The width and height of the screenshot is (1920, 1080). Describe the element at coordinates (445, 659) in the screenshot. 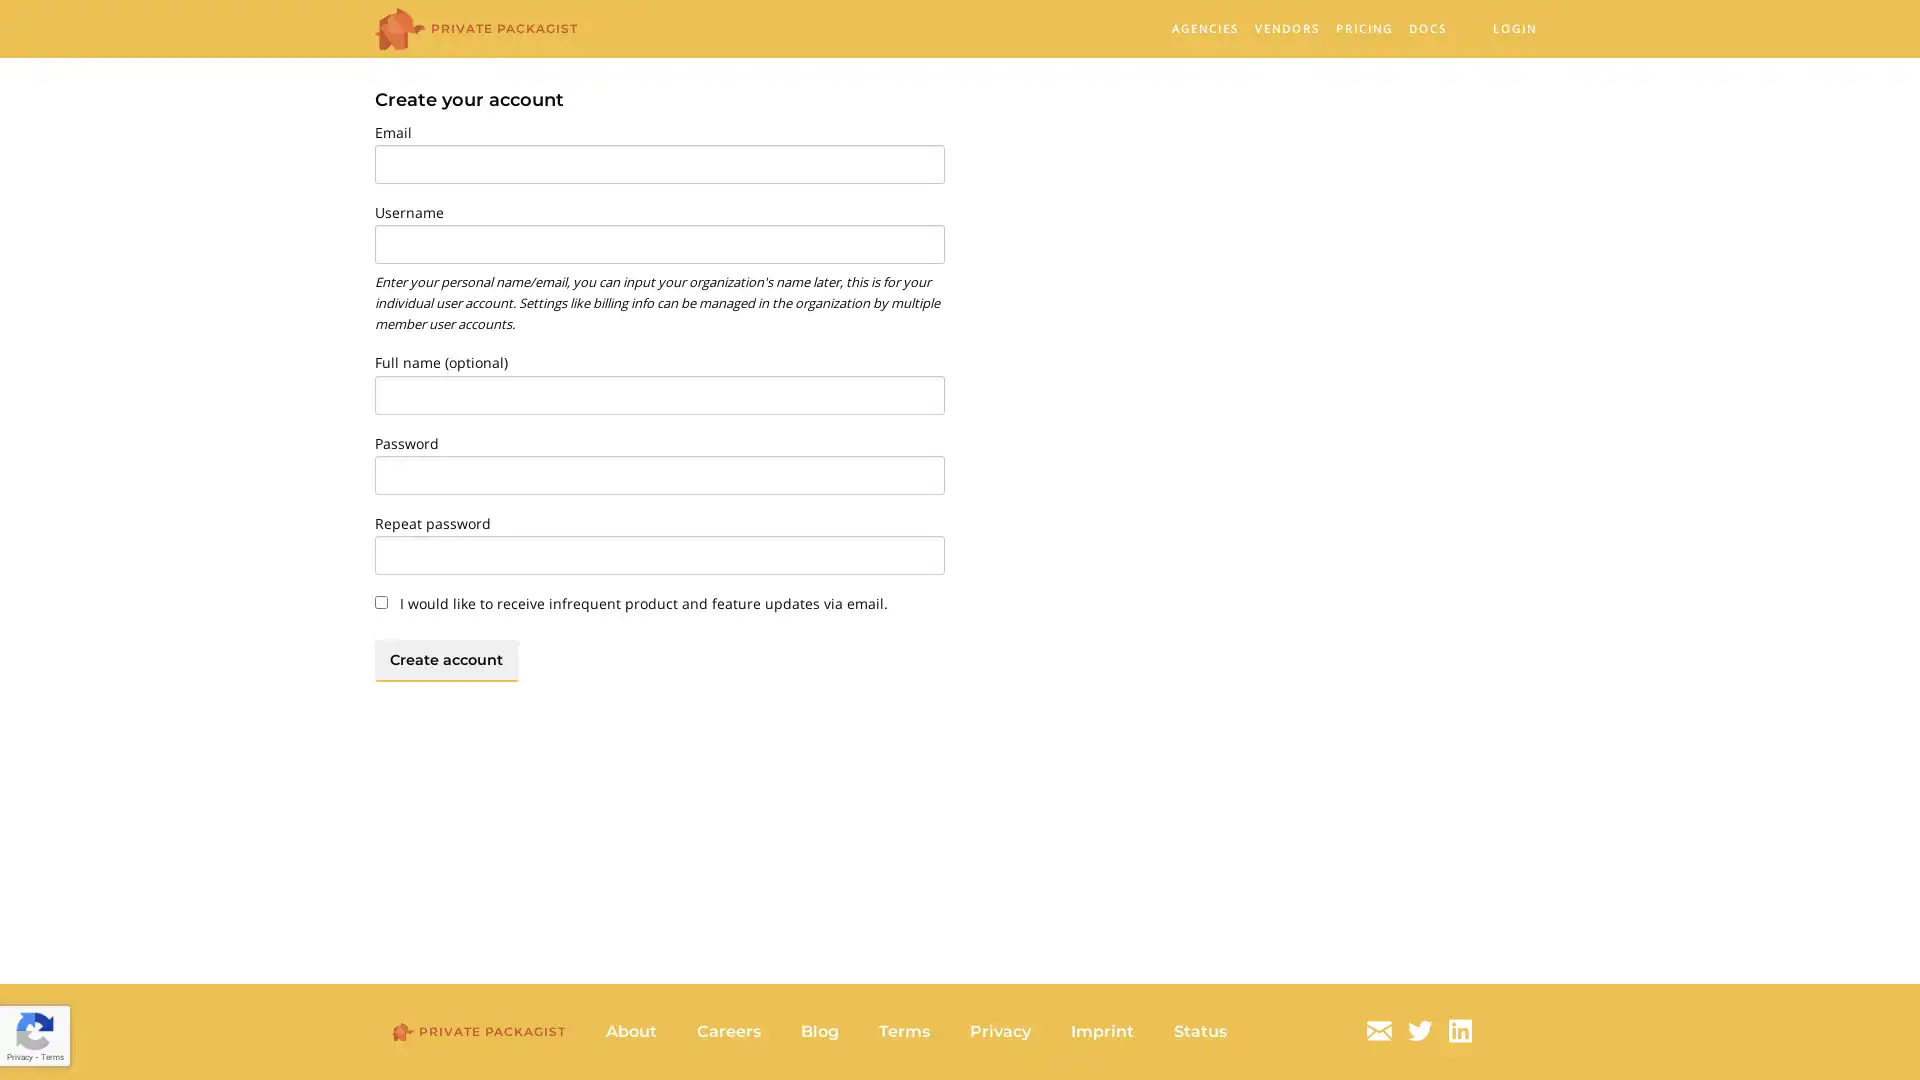

I see `Create account` at that location.